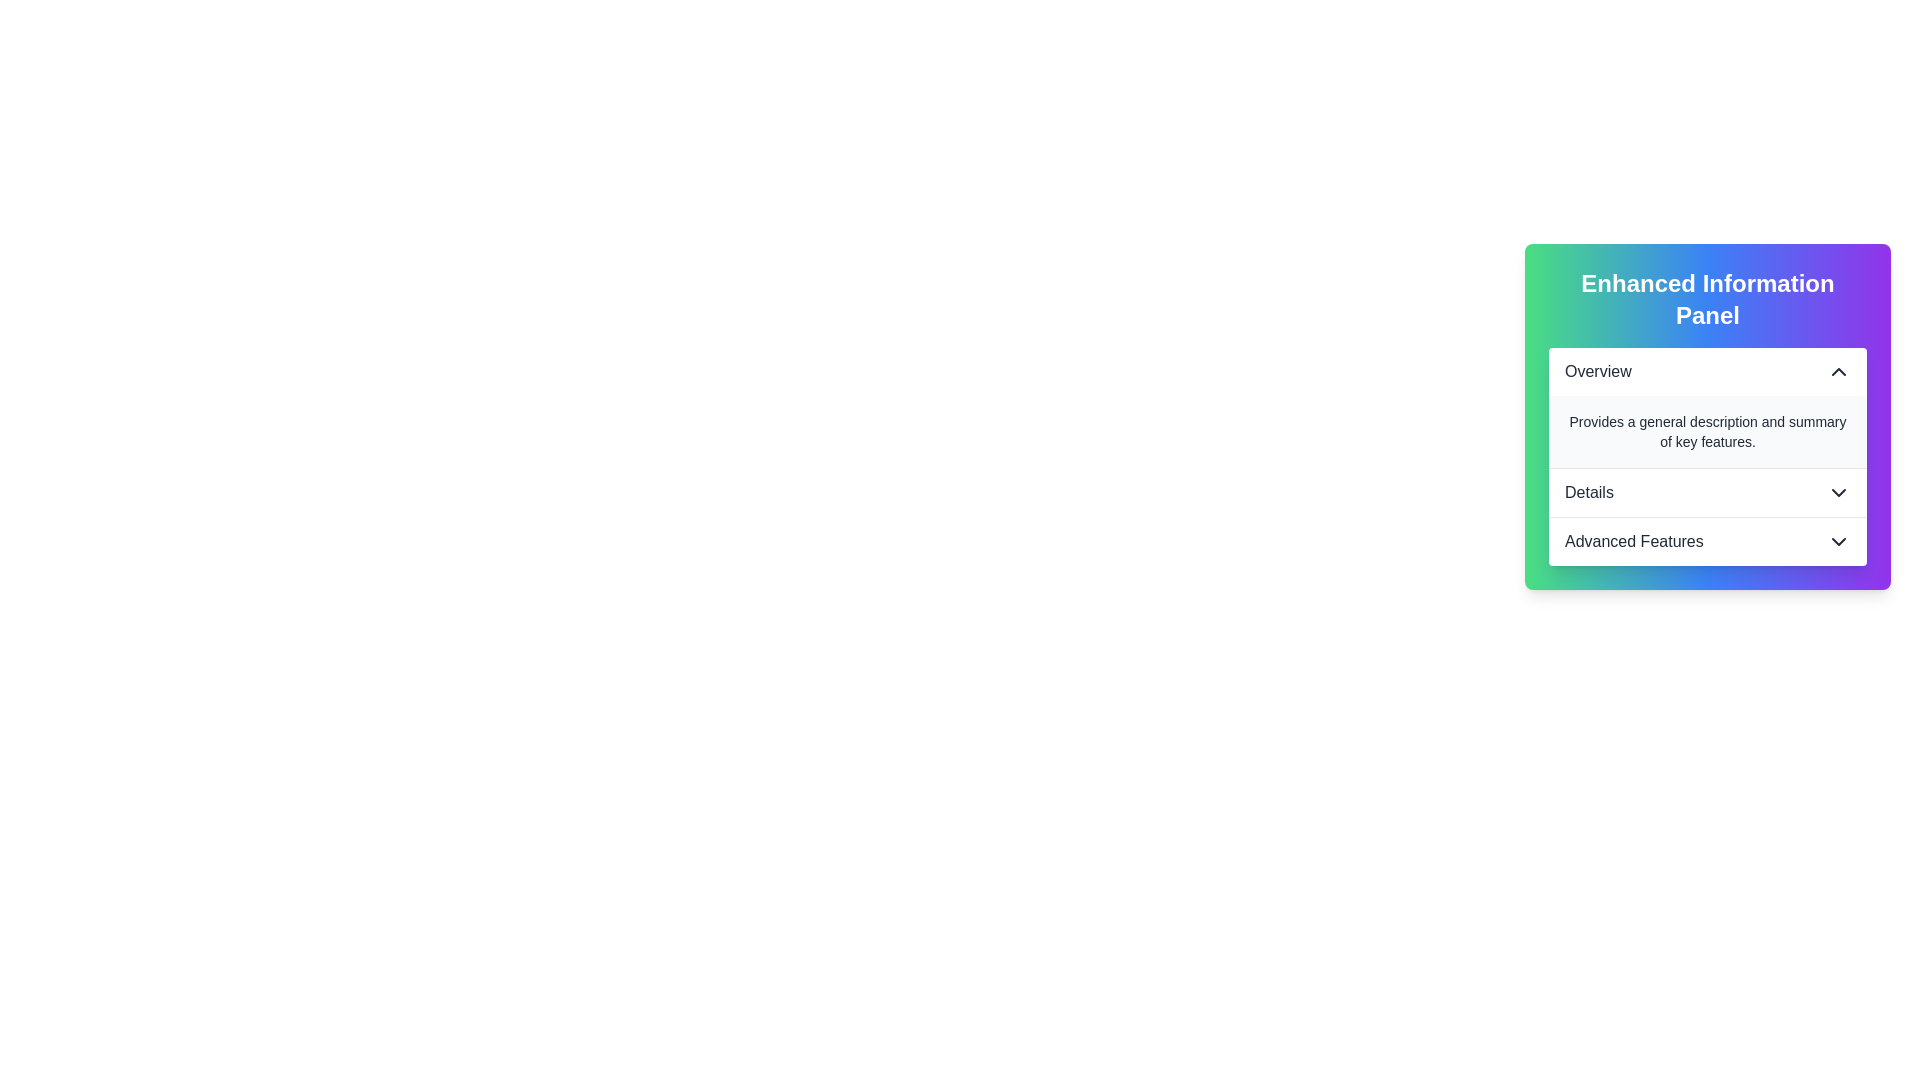  I want to click on the downward-facing chevron icon next to the 'Details' label, so click(1838, 493).